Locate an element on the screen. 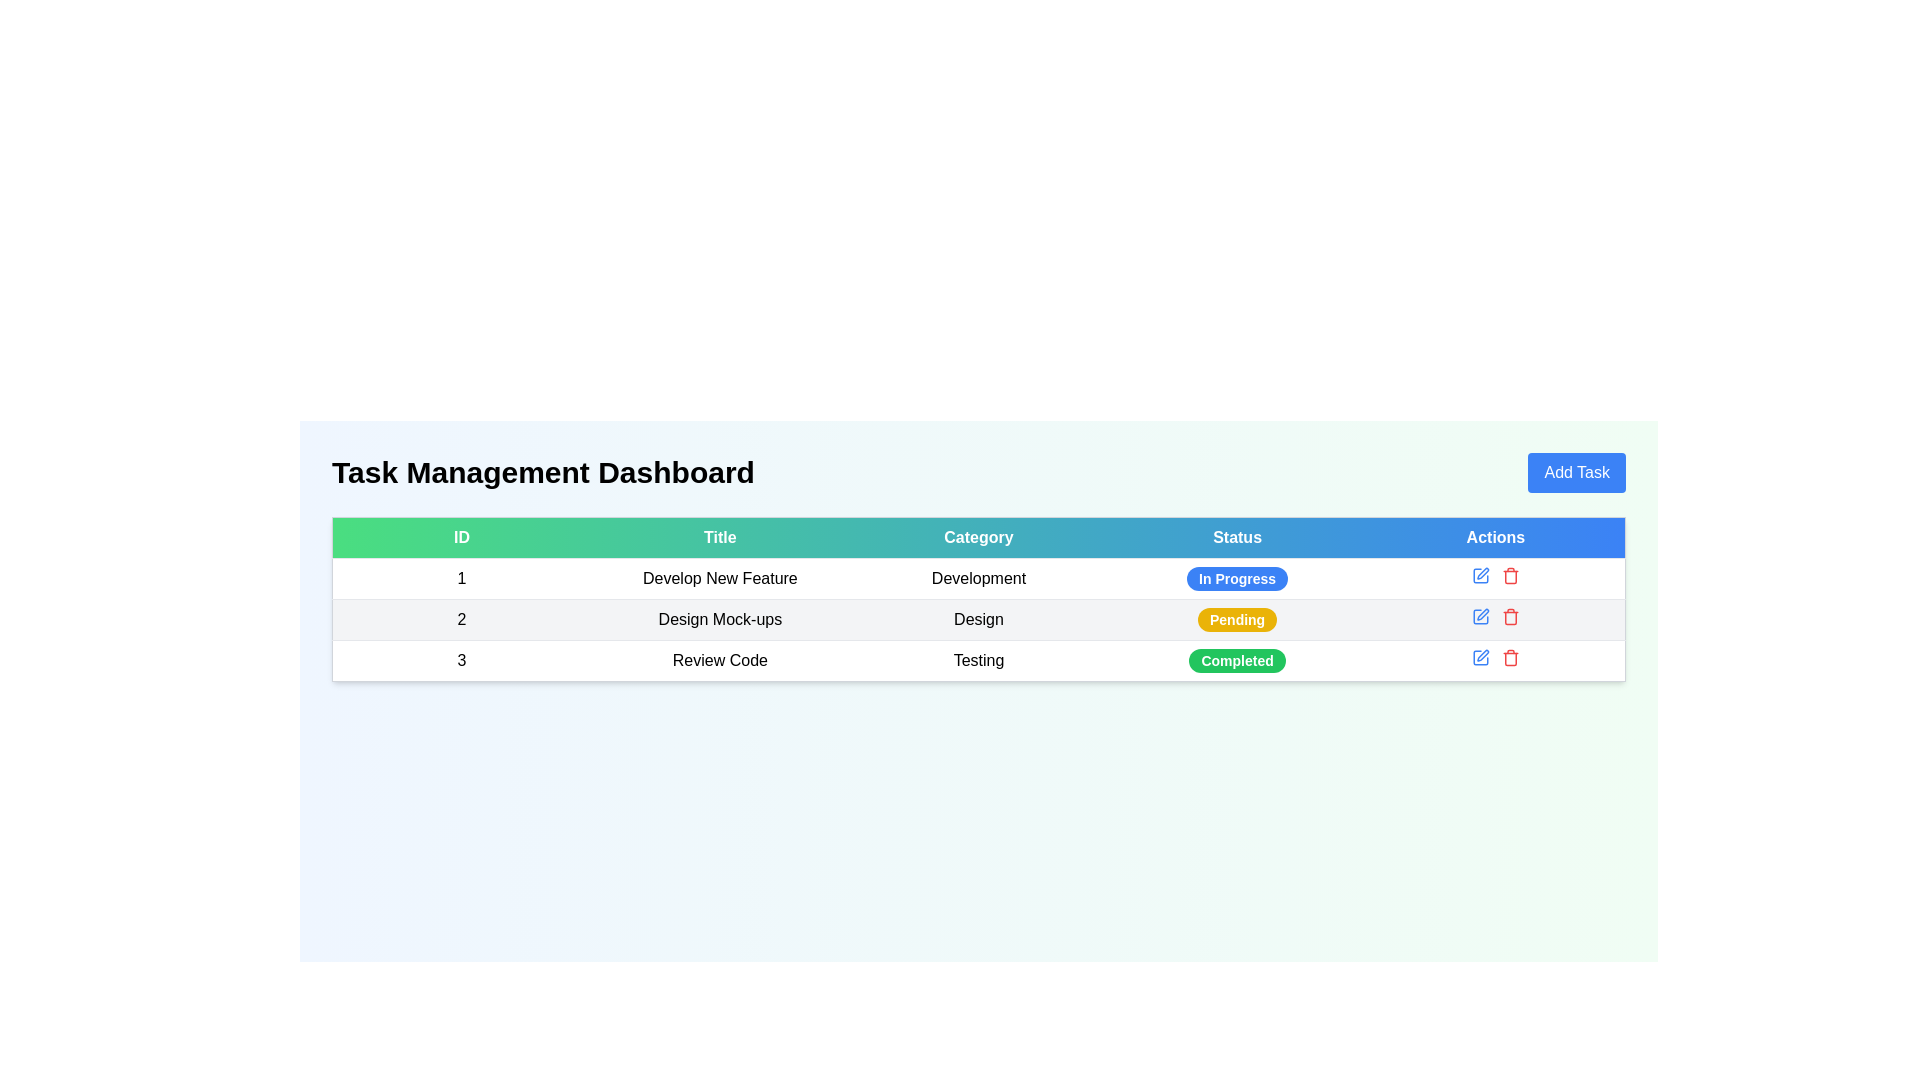  the 'Pending' status badge in the second row of the task management table associated with the task titled 'Design Mock-ups' in the 'Design' category is located at coordinates (1236, 619).